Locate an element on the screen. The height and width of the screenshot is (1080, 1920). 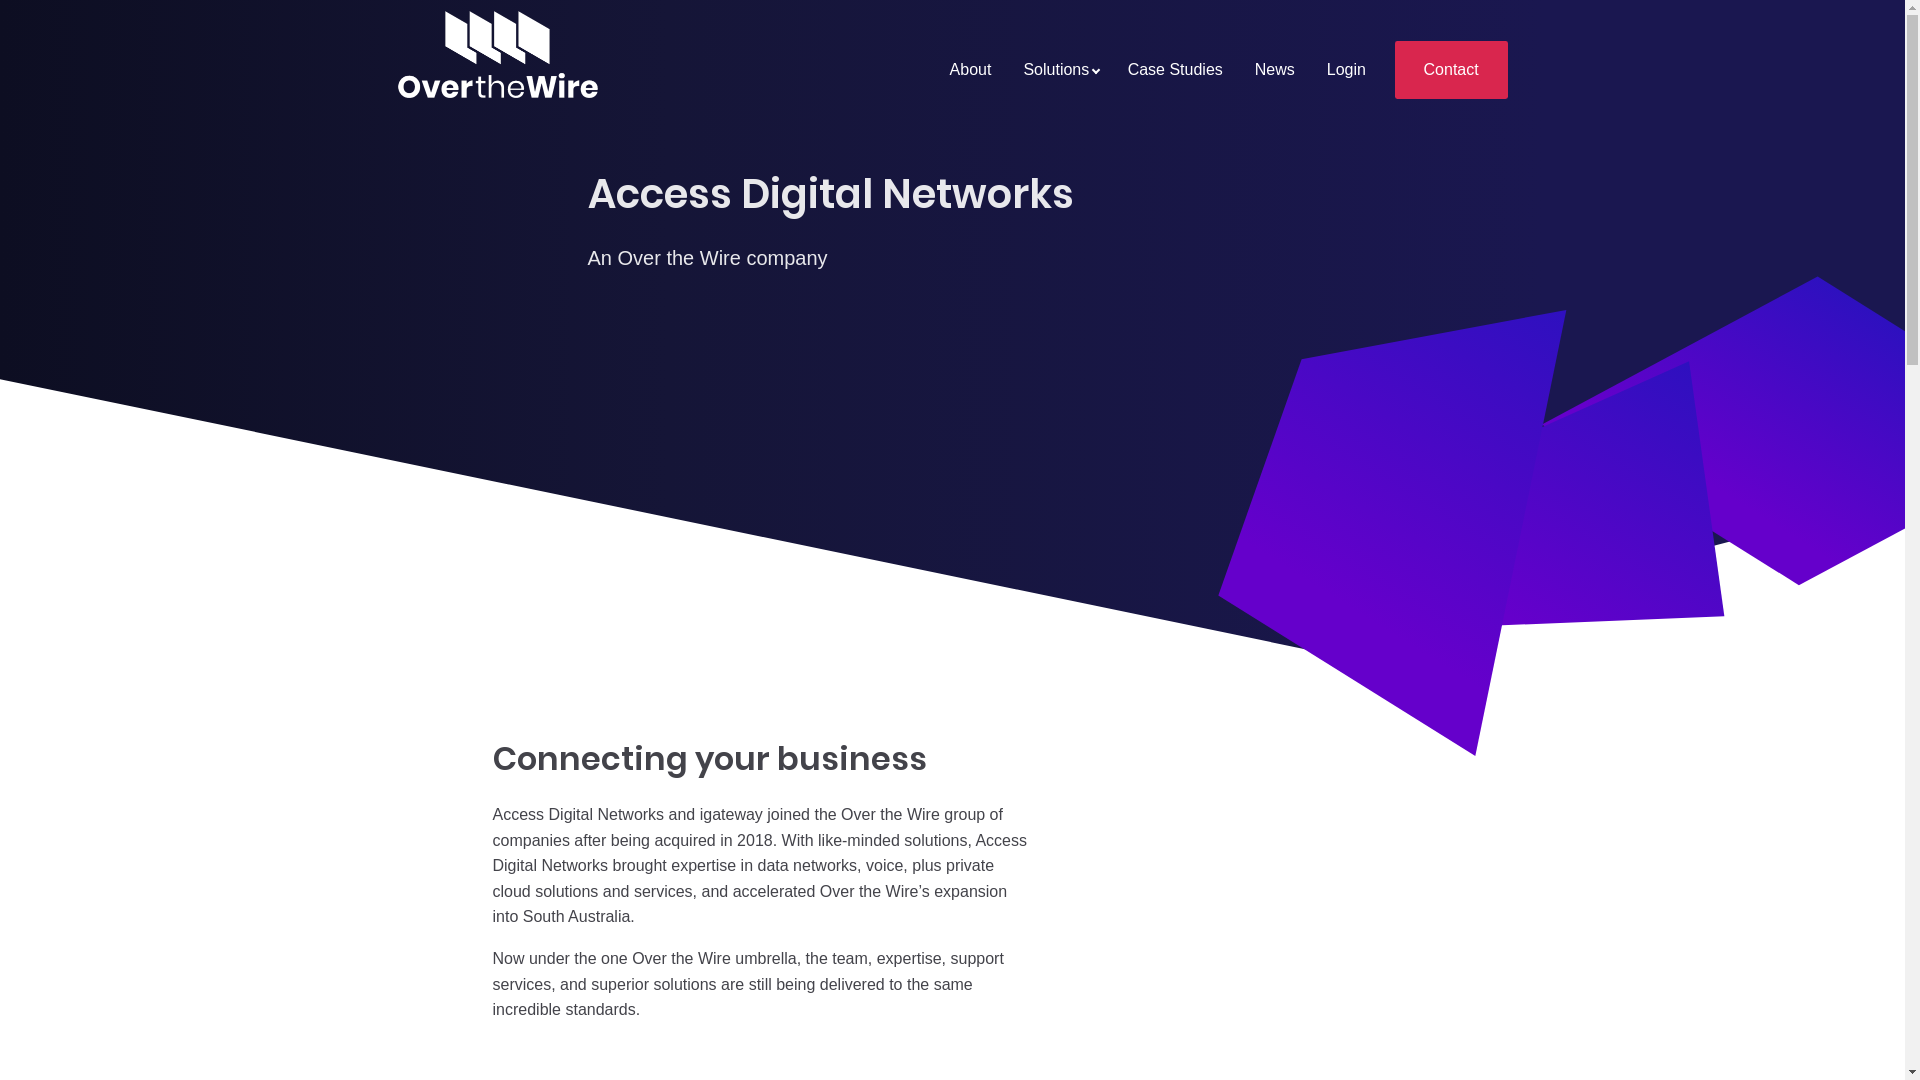
'Case Studies' is located at coordinates (1175, 69).